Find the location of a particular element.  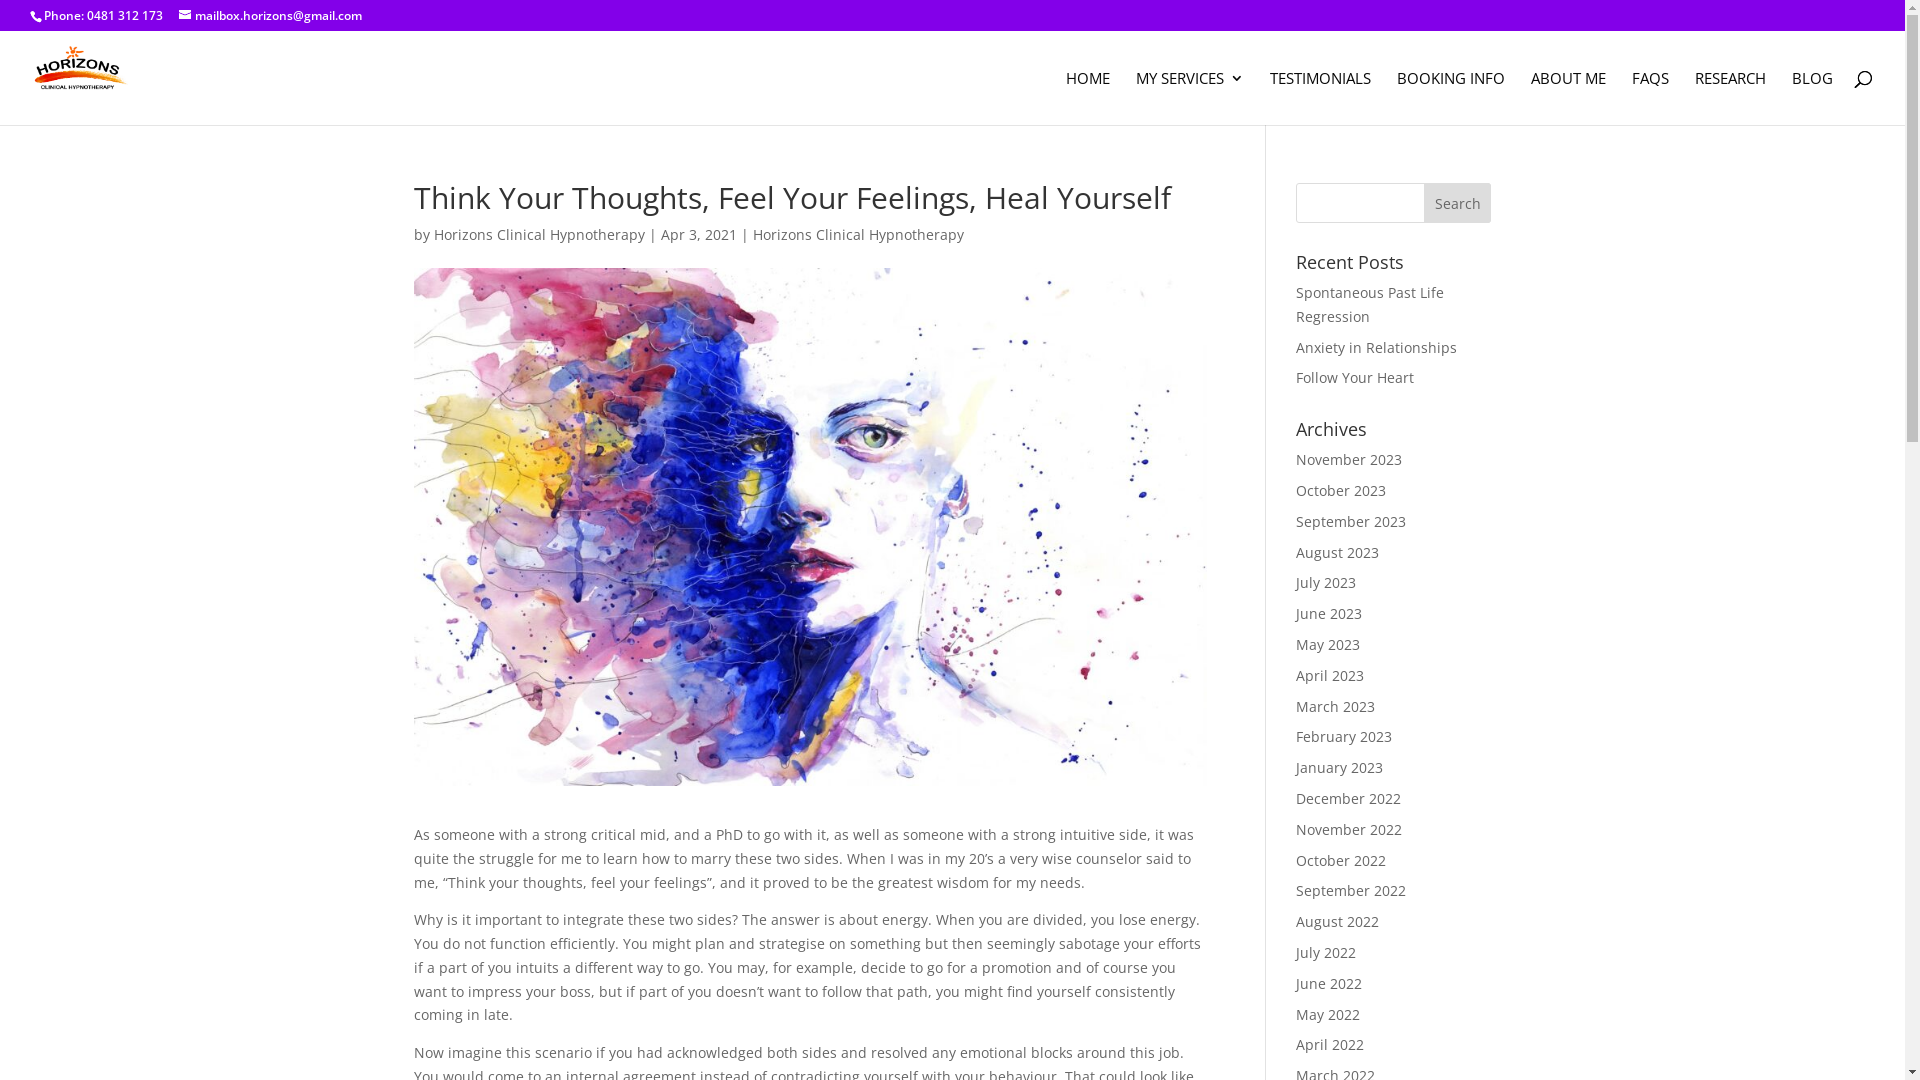

'August 2022' is located at coordinates (1337, 921).